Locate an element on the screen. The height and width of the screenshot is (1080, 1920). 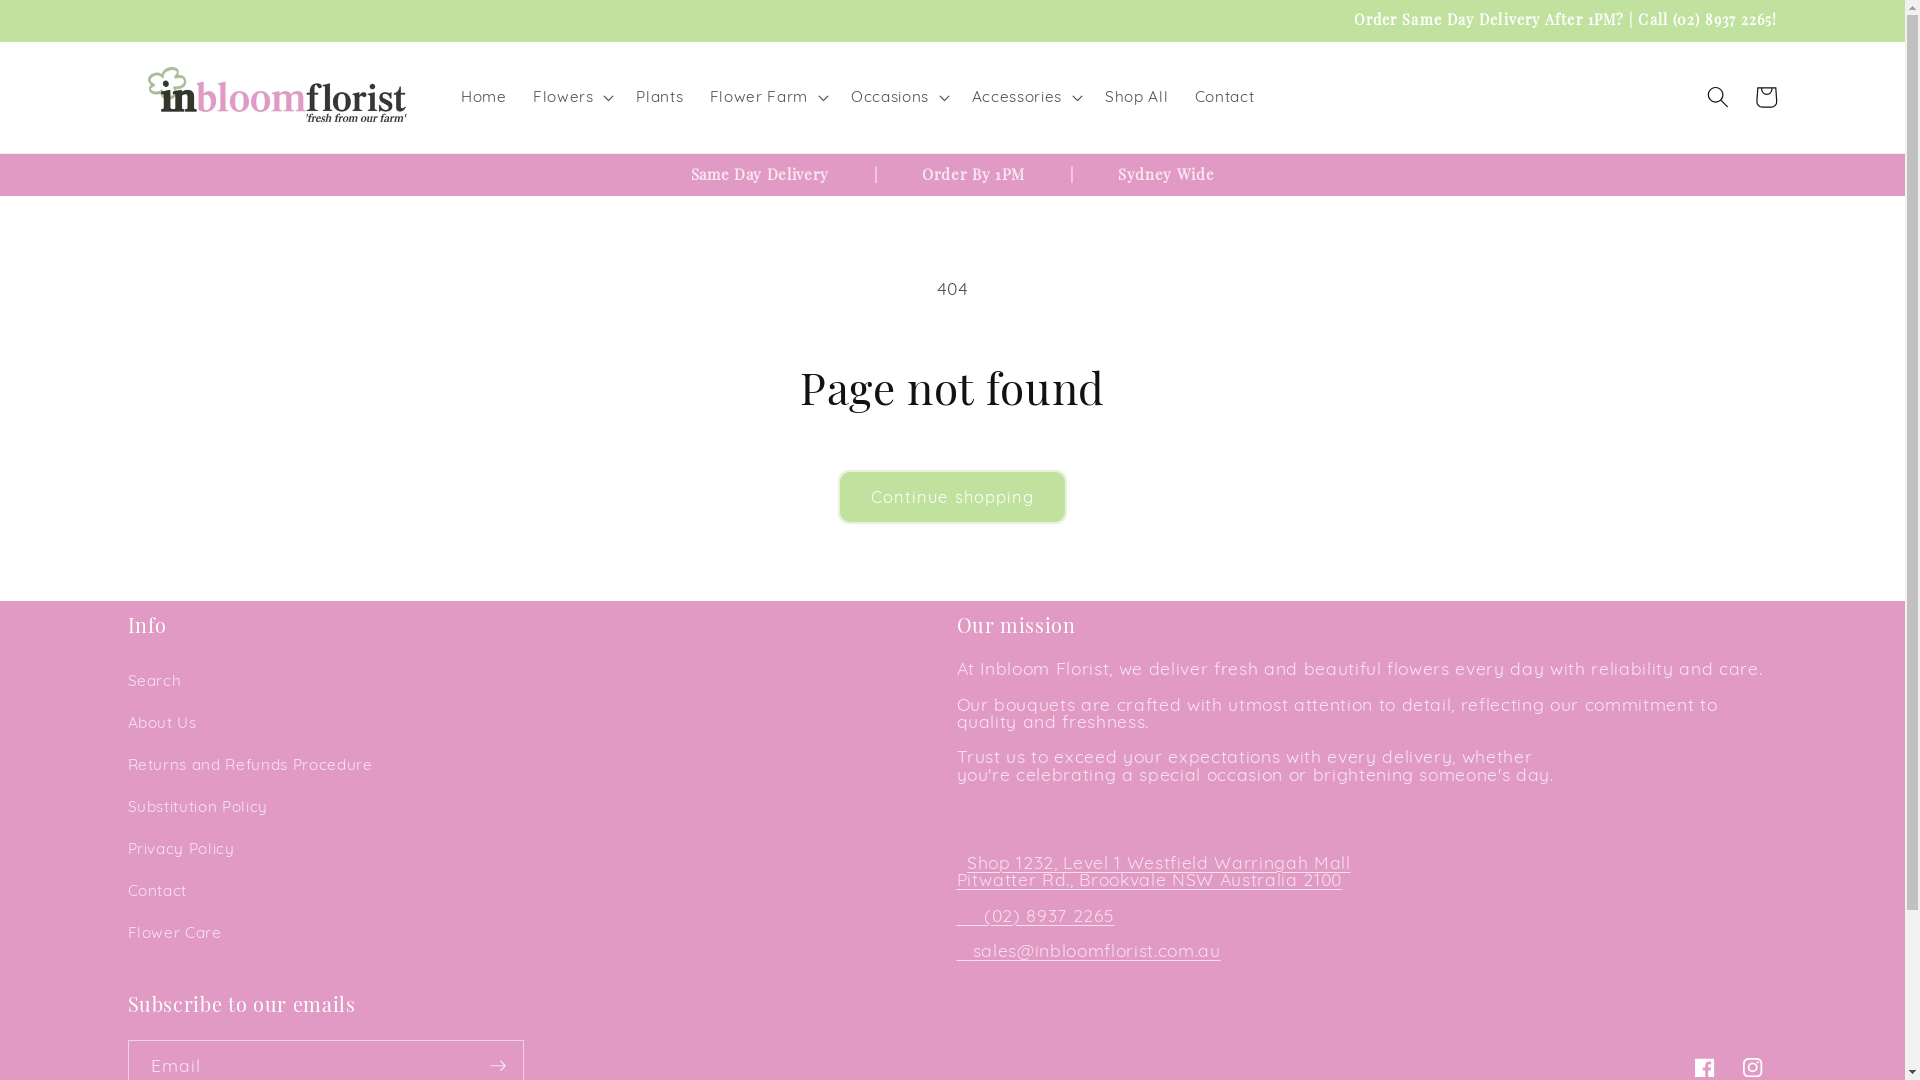
'Contact' is located at coordinates (1223, 96).